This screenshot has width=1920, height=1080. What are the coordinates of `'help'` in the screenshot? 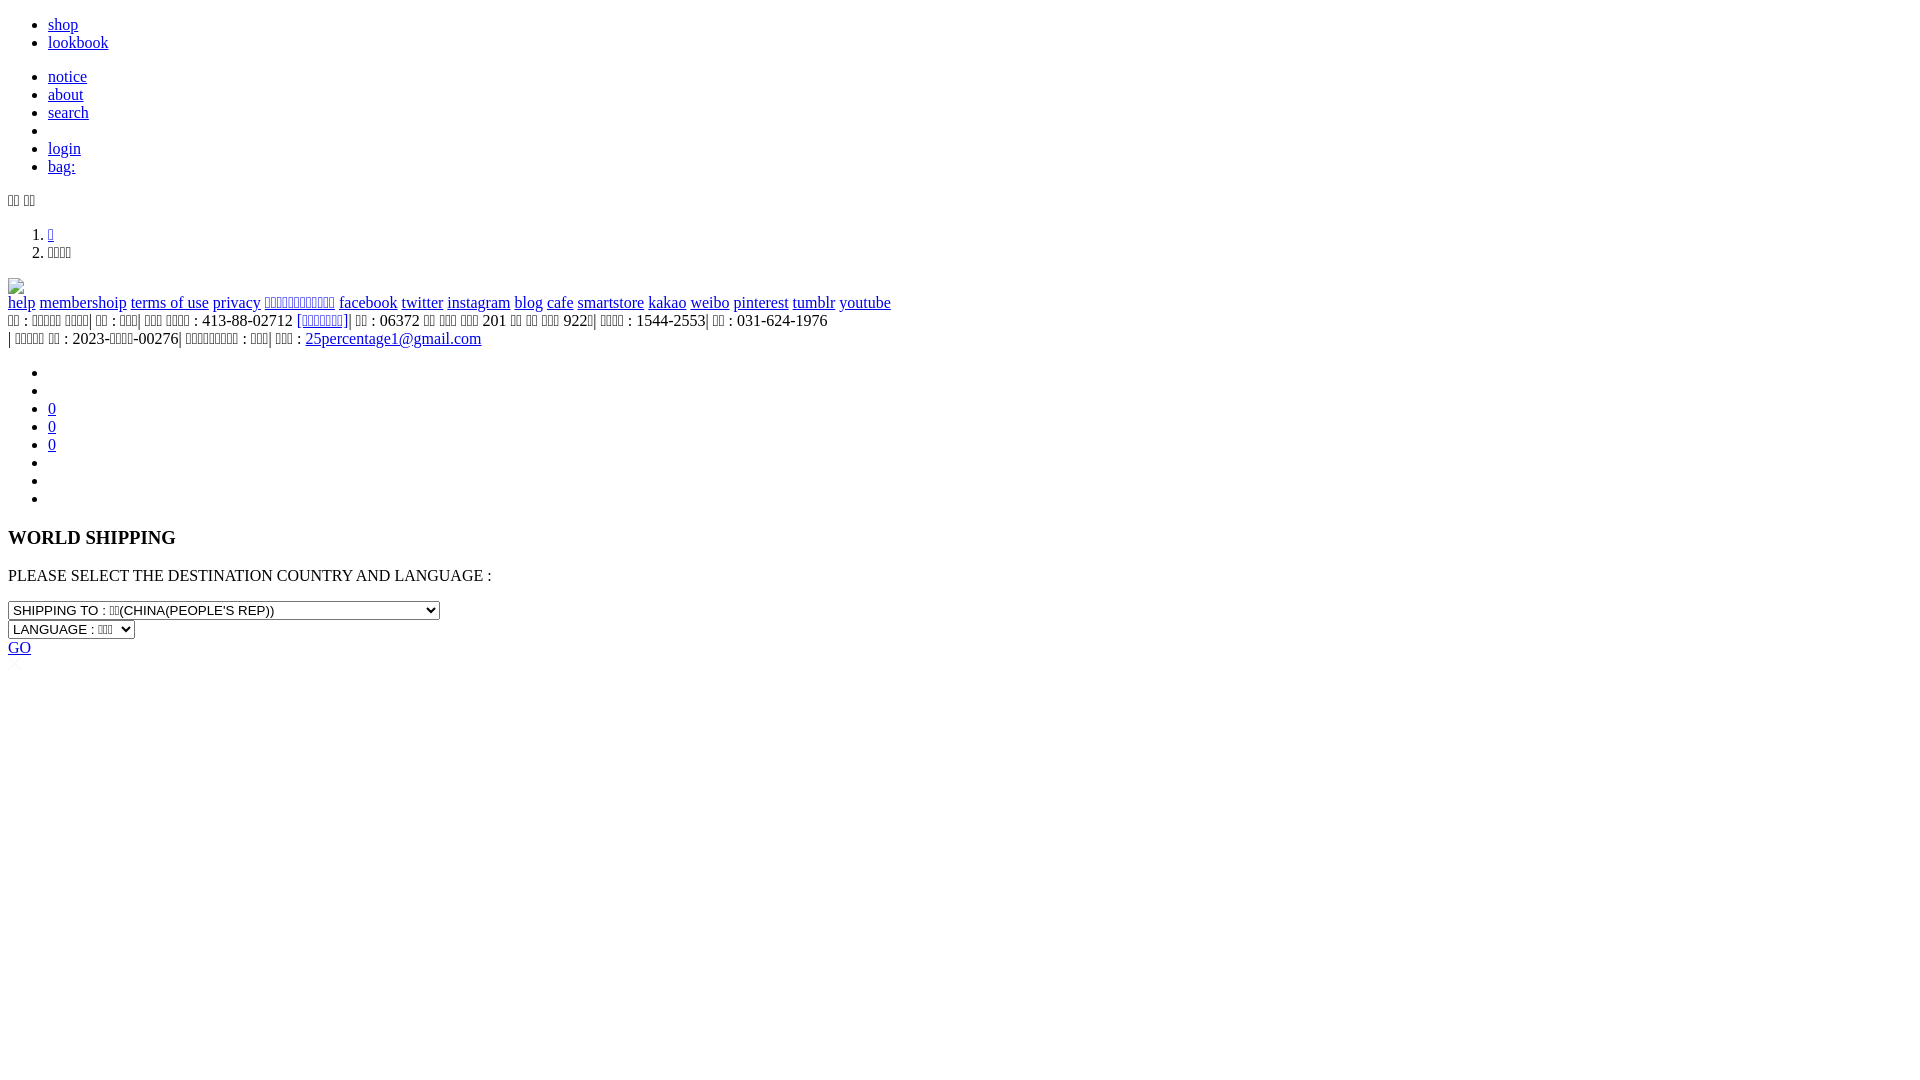 It's located at (22, 302).